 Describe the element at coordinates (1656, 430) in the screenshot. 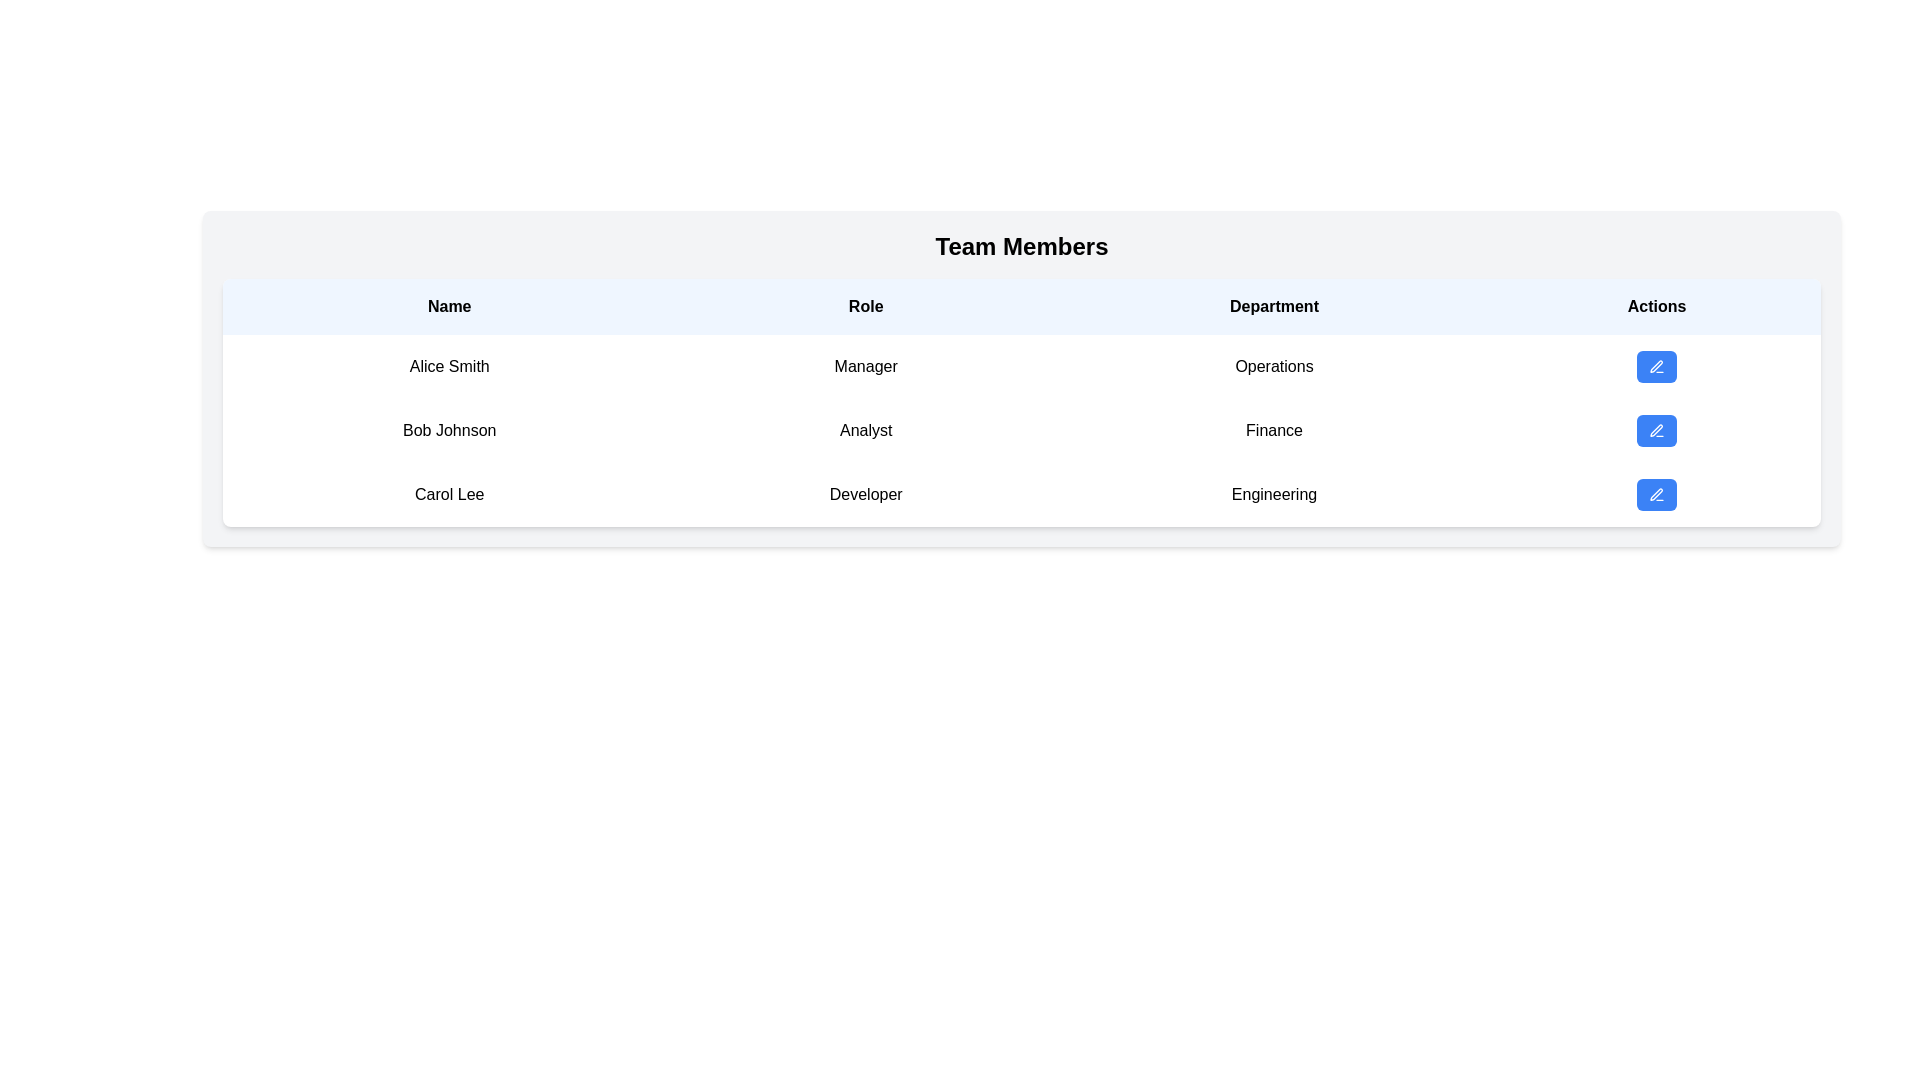

I see `the edit button in the Actions column of the second row for 'Bob Johnson'` at that location.